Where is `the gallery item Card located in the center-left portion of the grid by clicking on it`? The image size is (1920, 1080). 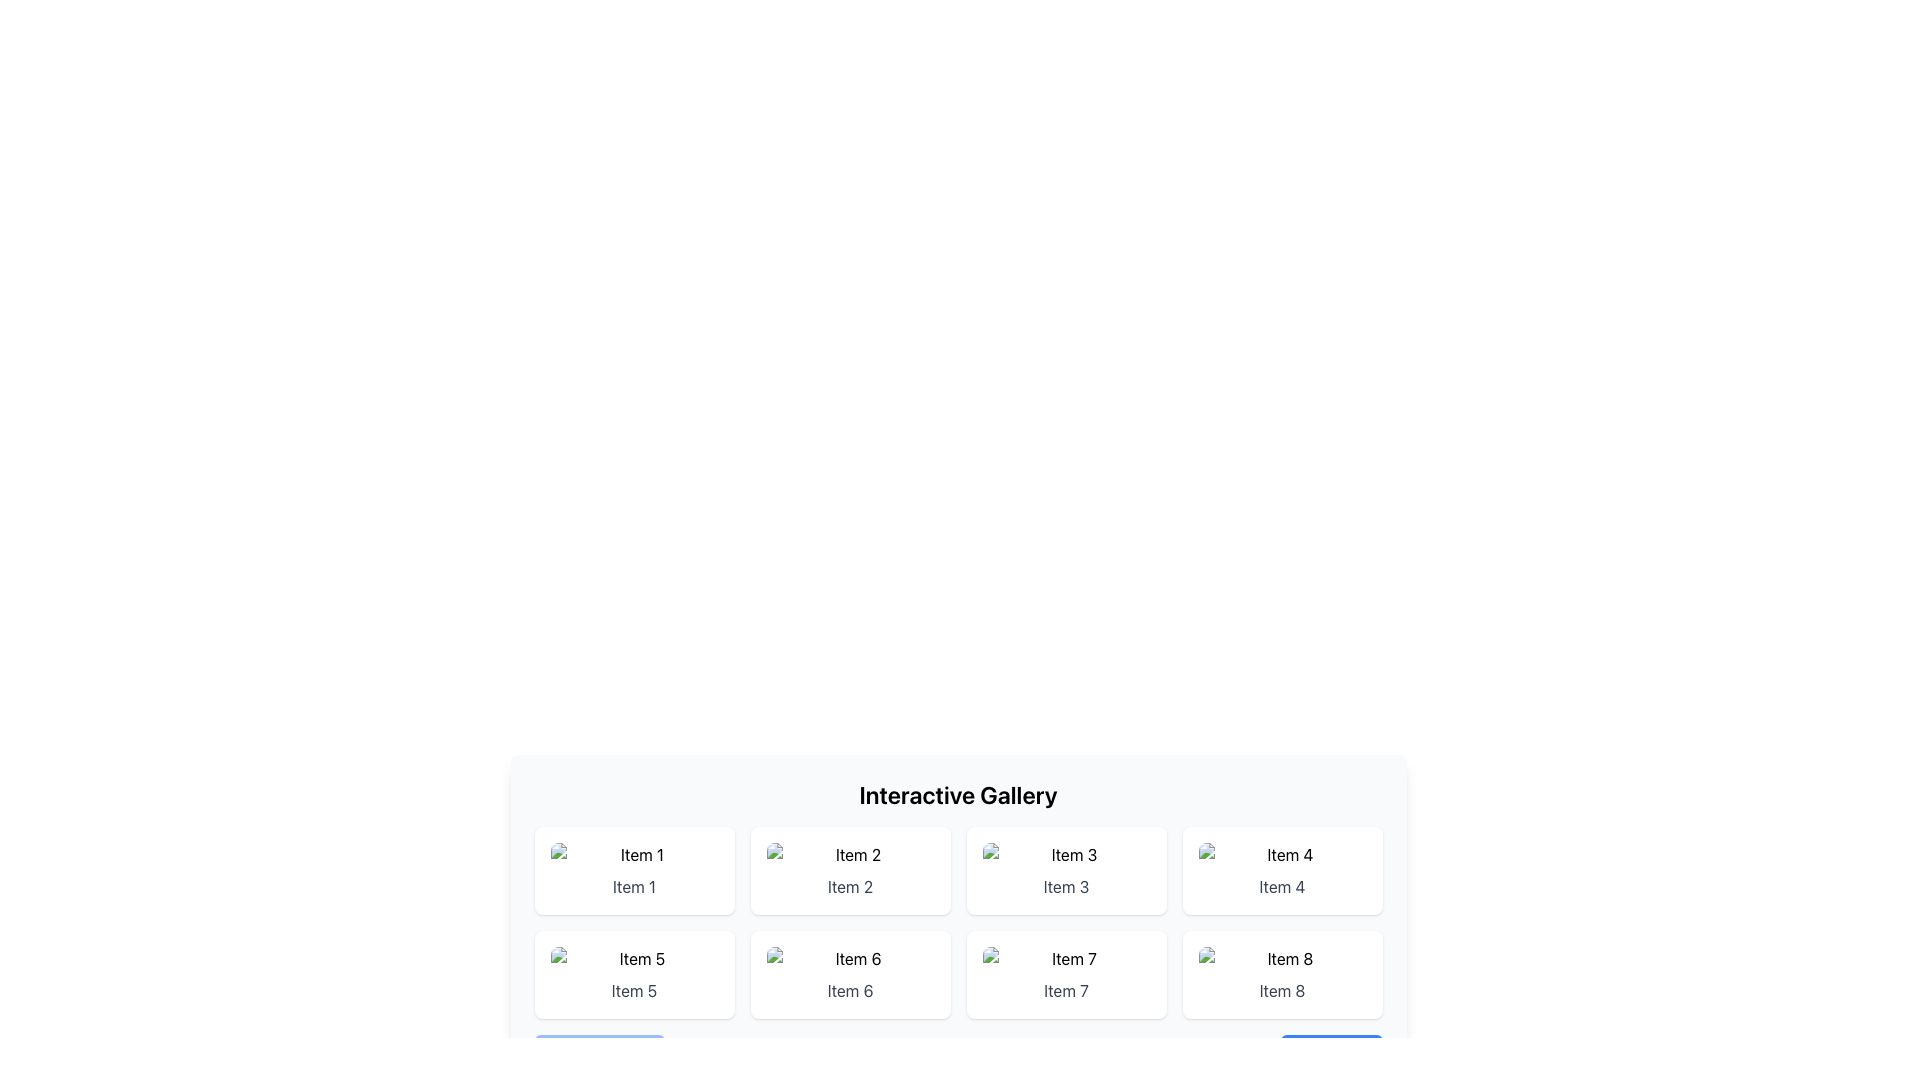
the gallery item Card located in the center-left portion of the grid by clicking on it is located at coordinates (633, 974).